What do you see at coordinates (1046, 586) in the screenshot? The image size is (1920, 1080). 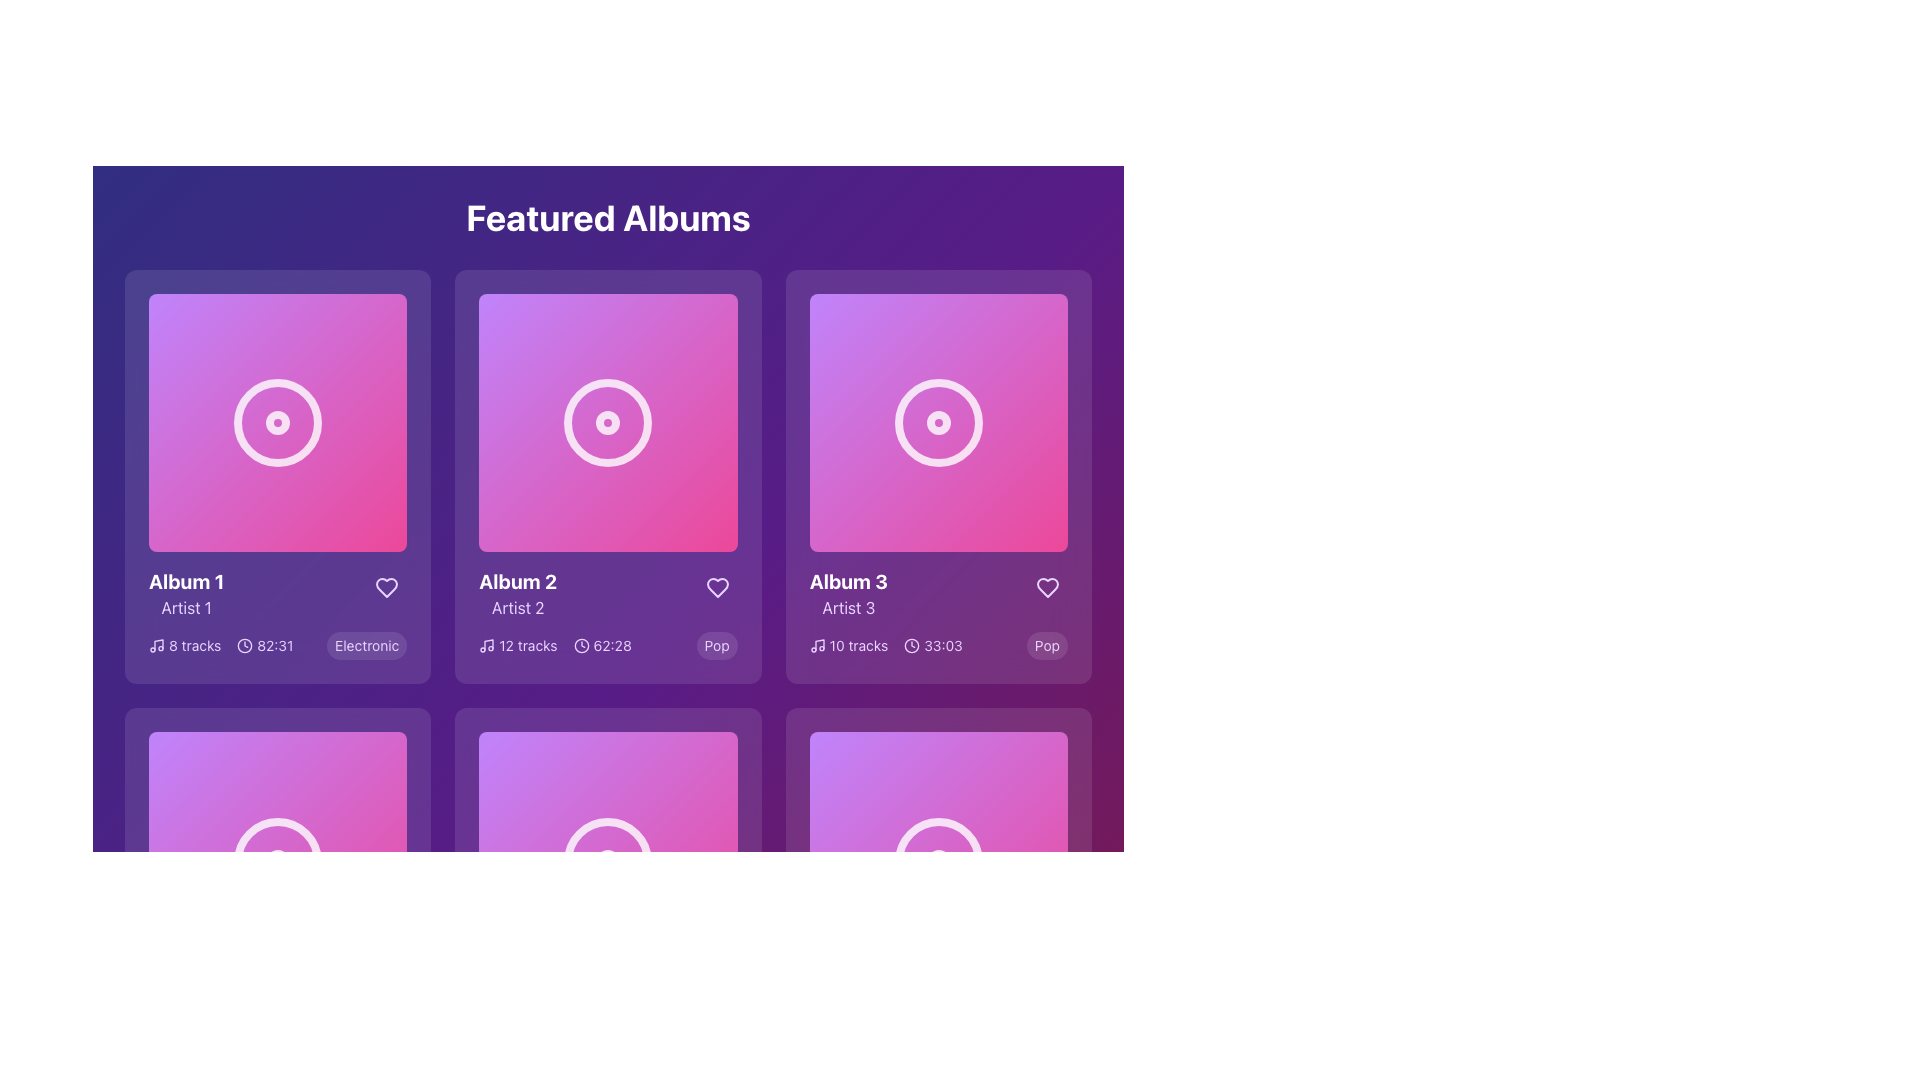 I see `the heart icon button located at the top-right corner of the 'Album 3' card to like or unlike the album` at bounding box center [1046, 586].